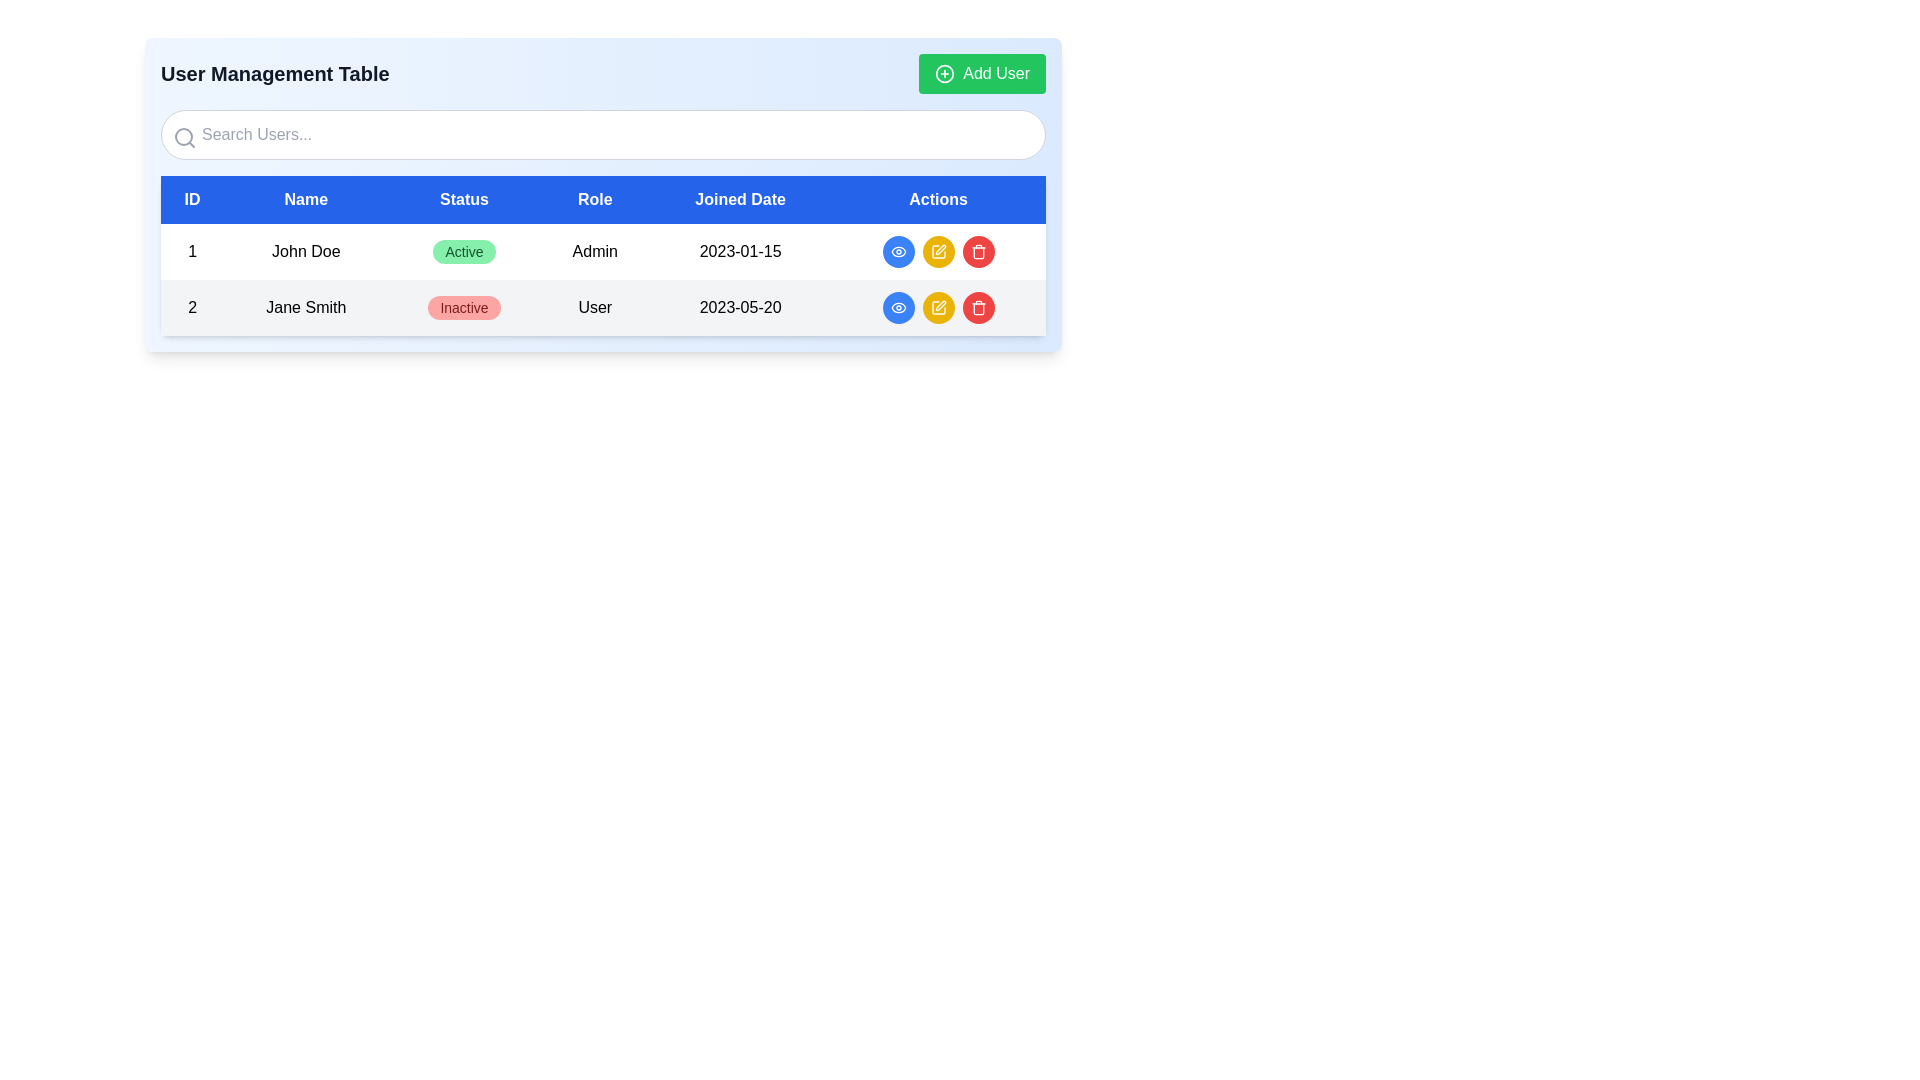 The height and width of the screenshot is (1080, 1920). I want to click on the eye icon in the 'Actions' column of the second row for 'Jane Smith', so click(897, 308).